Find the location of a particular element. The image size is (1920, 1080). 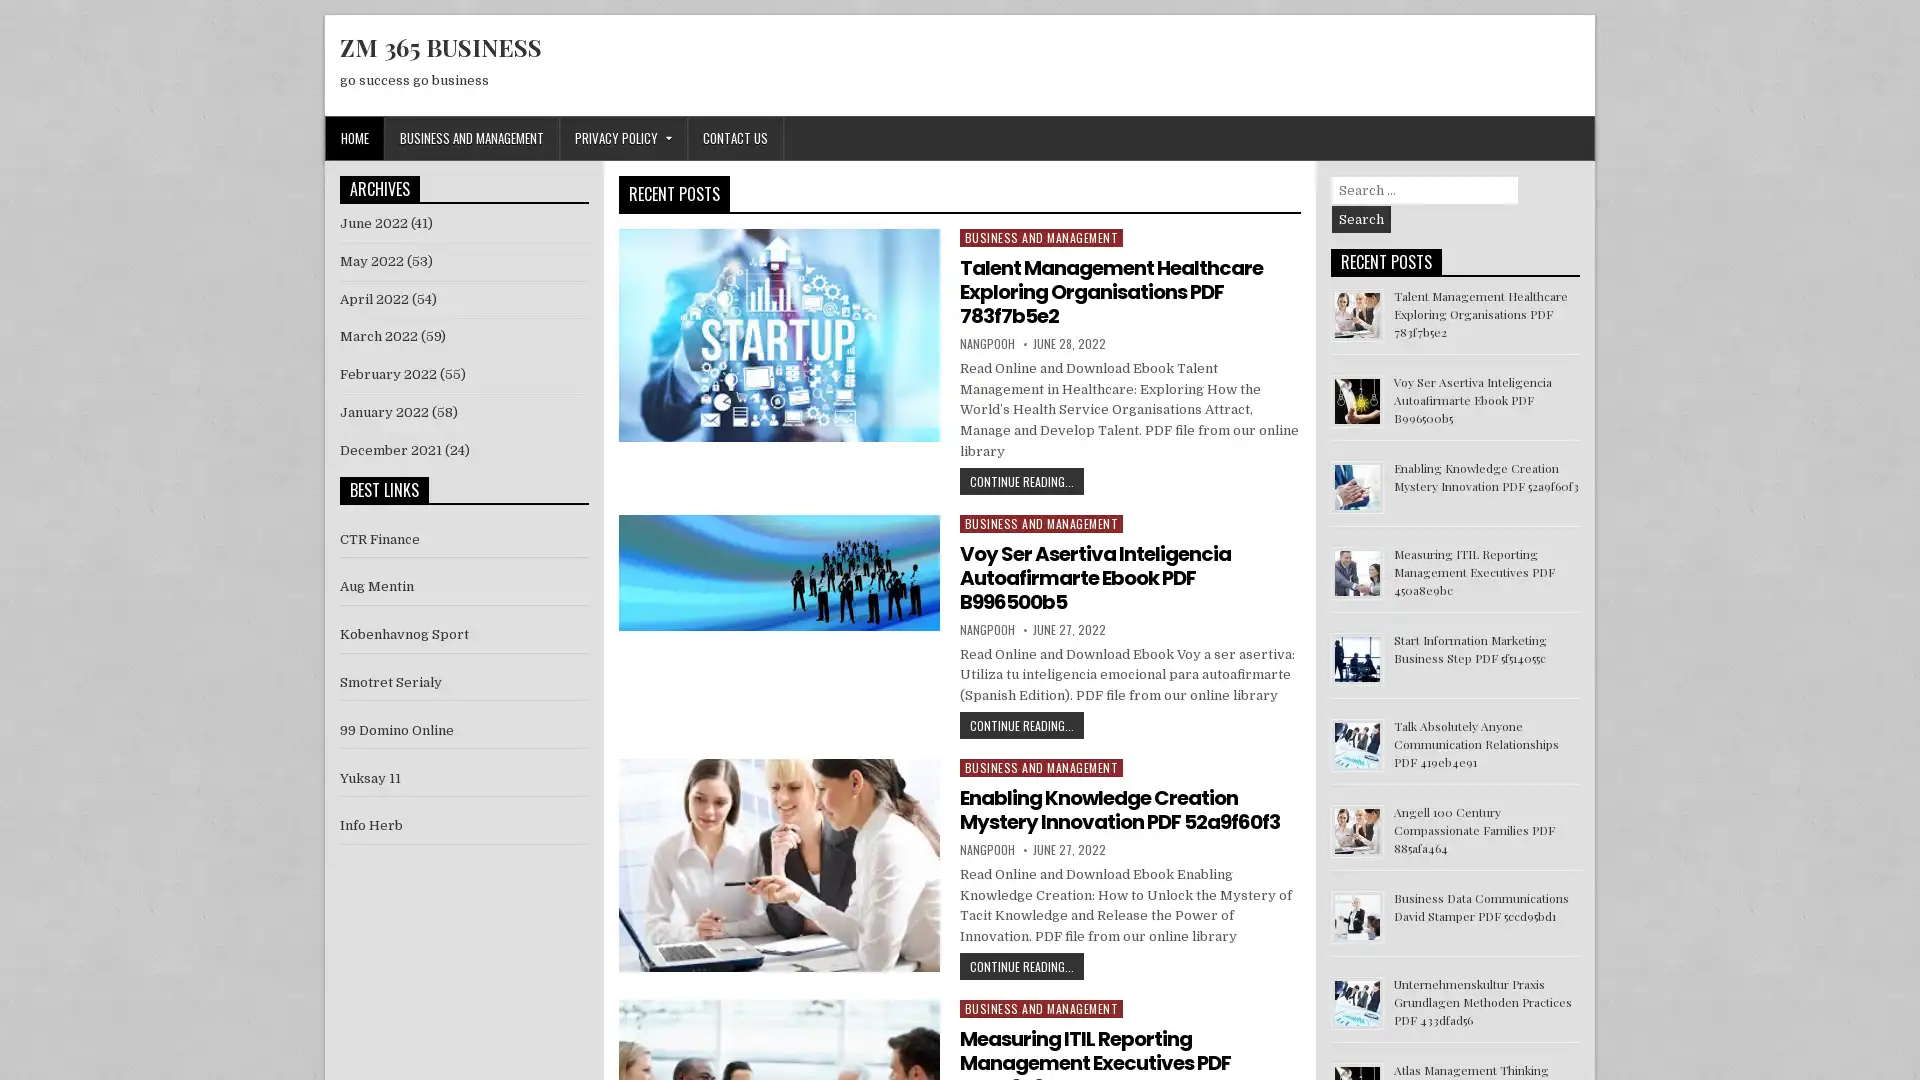

Search is located at coordinates (1360, 219).